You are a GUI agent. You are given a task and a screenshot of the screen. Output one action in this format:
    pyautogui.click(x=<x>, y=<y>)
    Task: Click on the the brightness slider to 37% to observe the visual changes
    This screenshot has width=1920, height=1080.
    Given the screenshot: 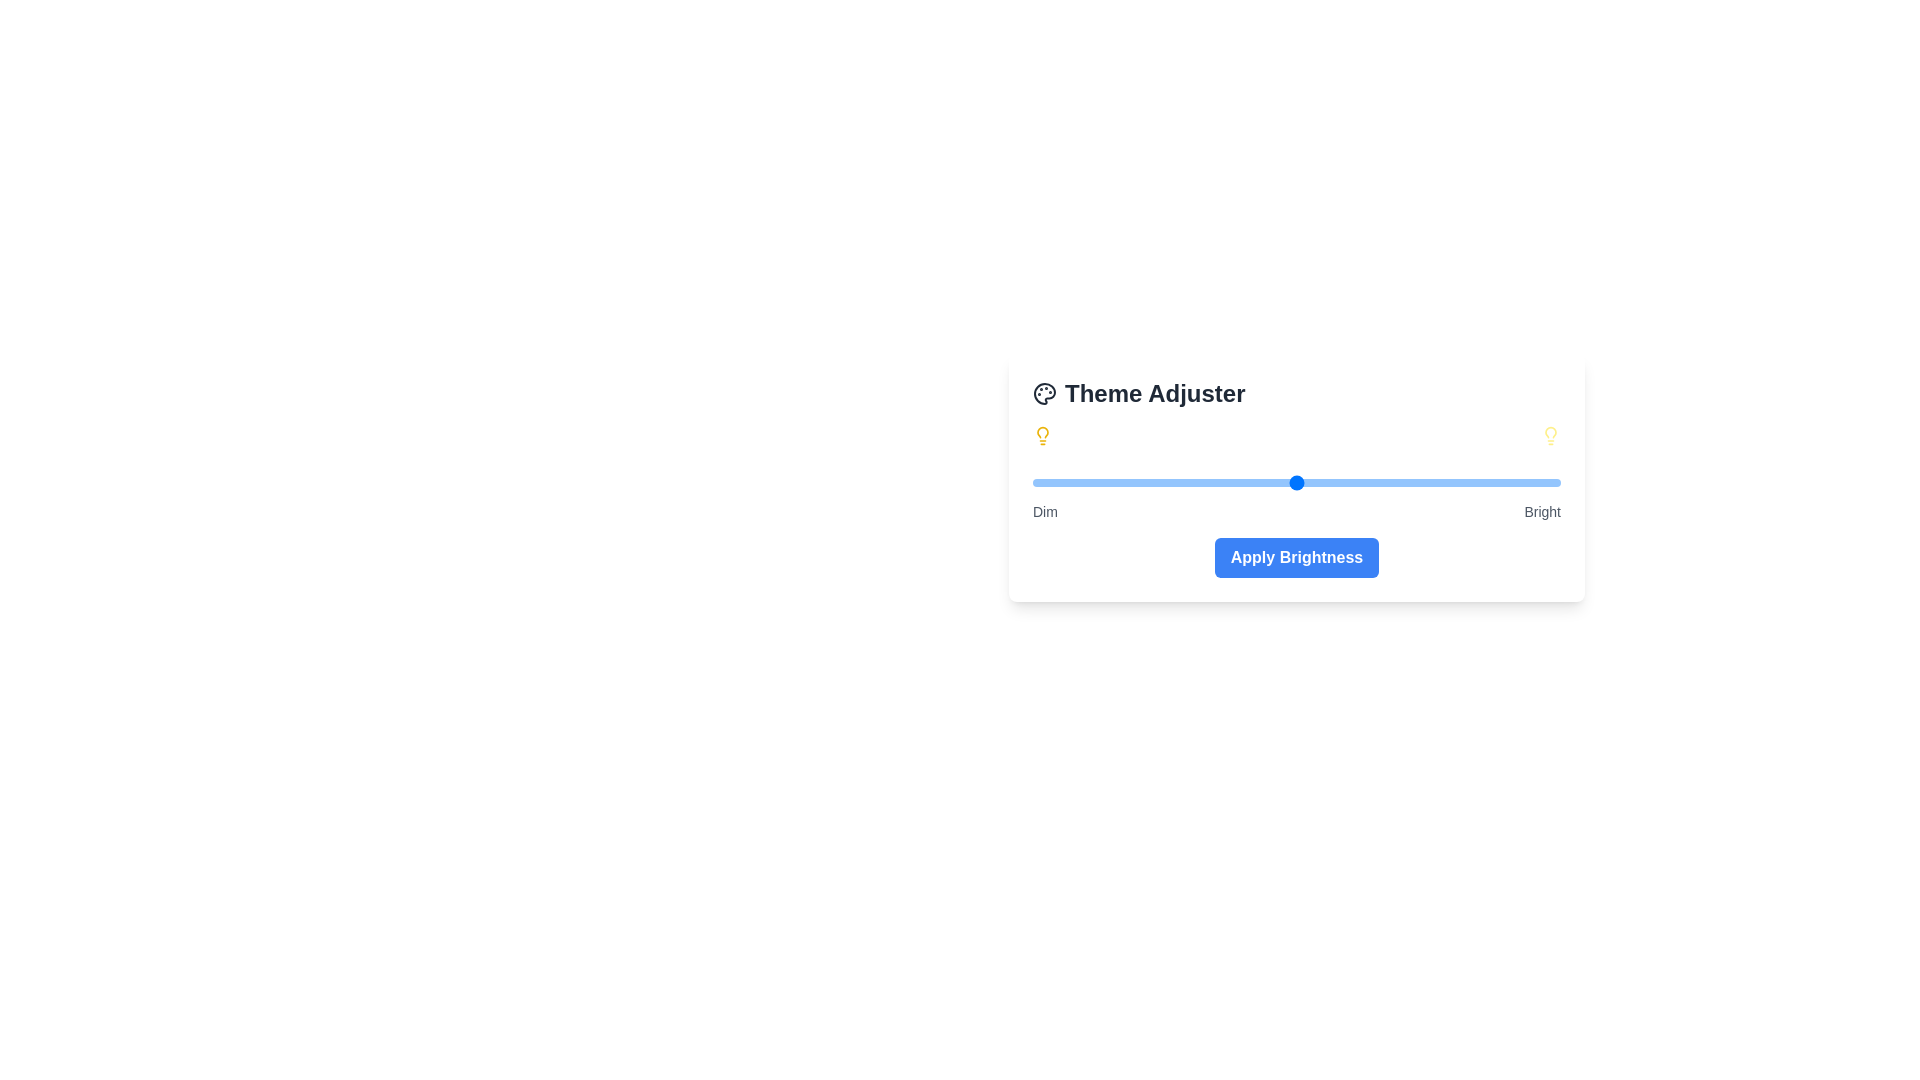 What is the action you would take?
    pyautogui.click(x=1227, y=482)
    